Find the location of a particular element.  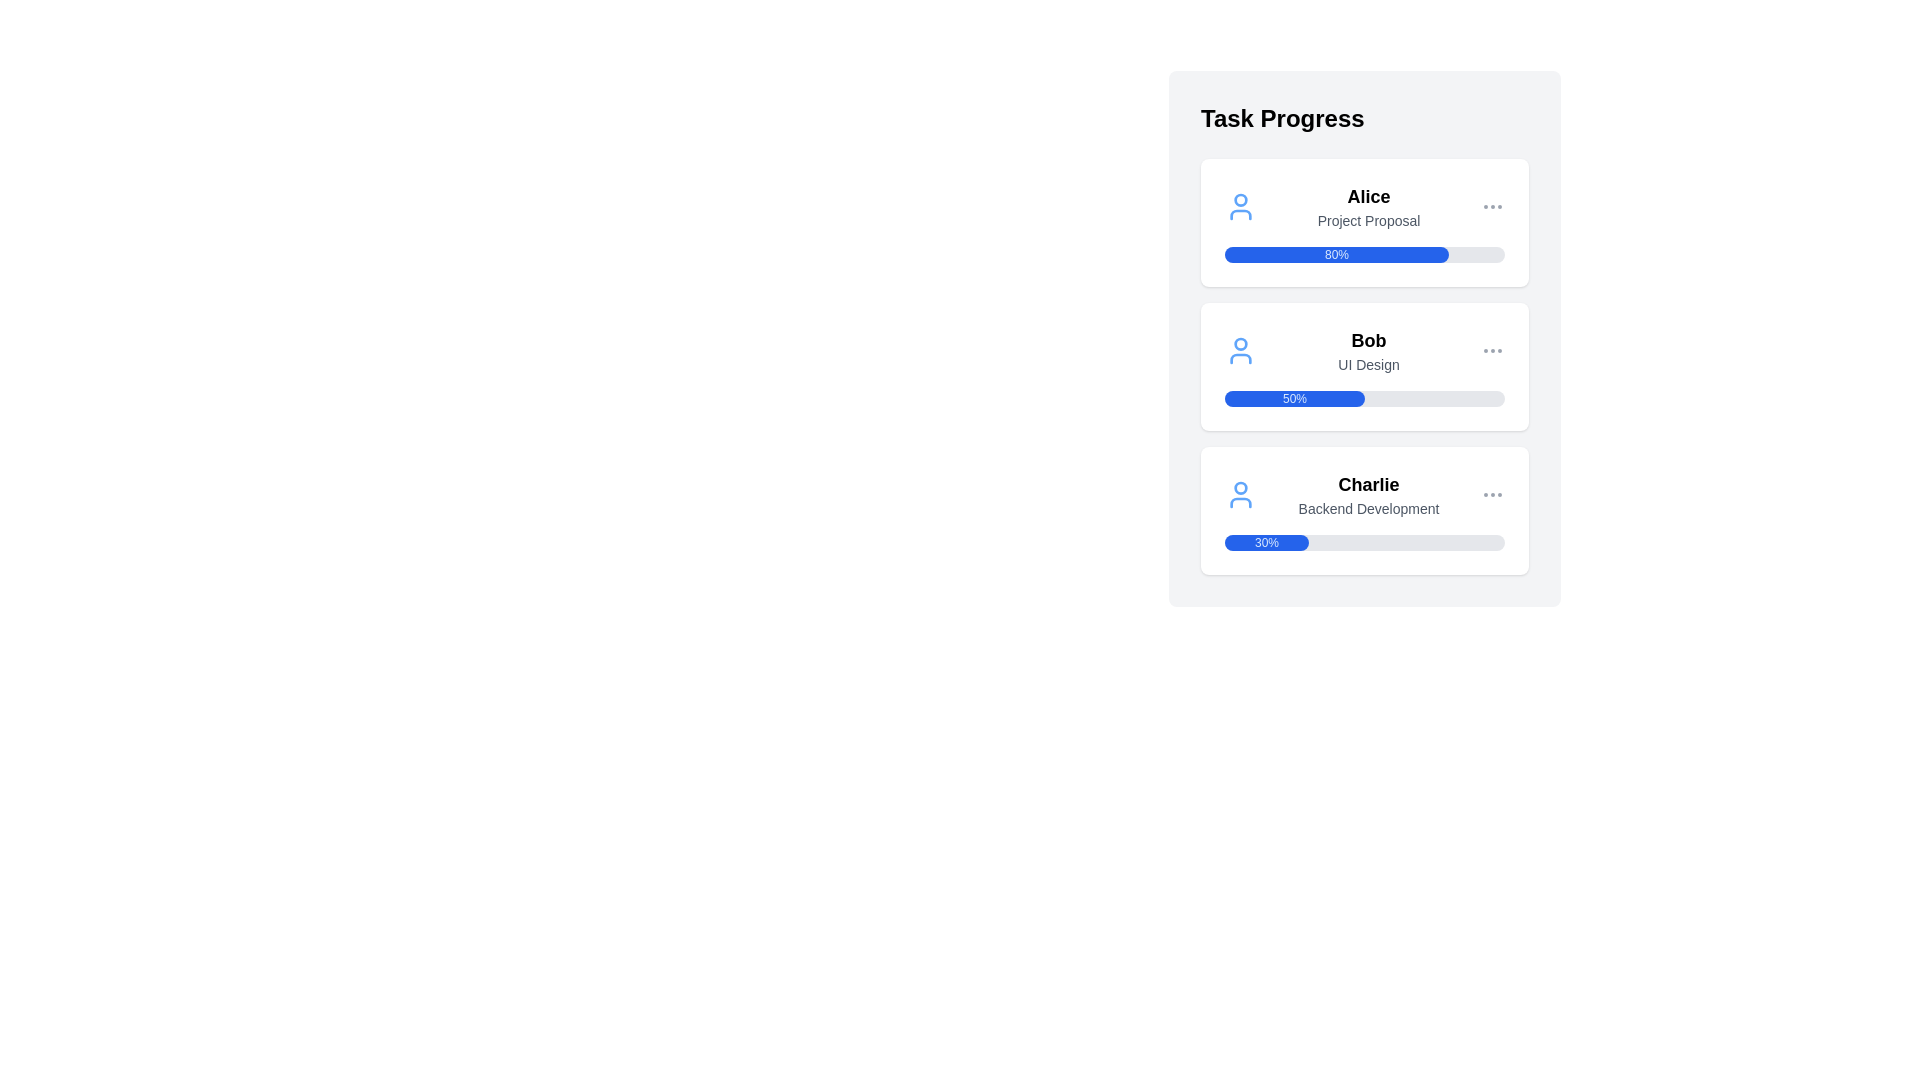

the circular icon representing the head of the avatar for 'Charlie' in the task progress interface, located above the progress bar is located at coordinates (1240, 488).